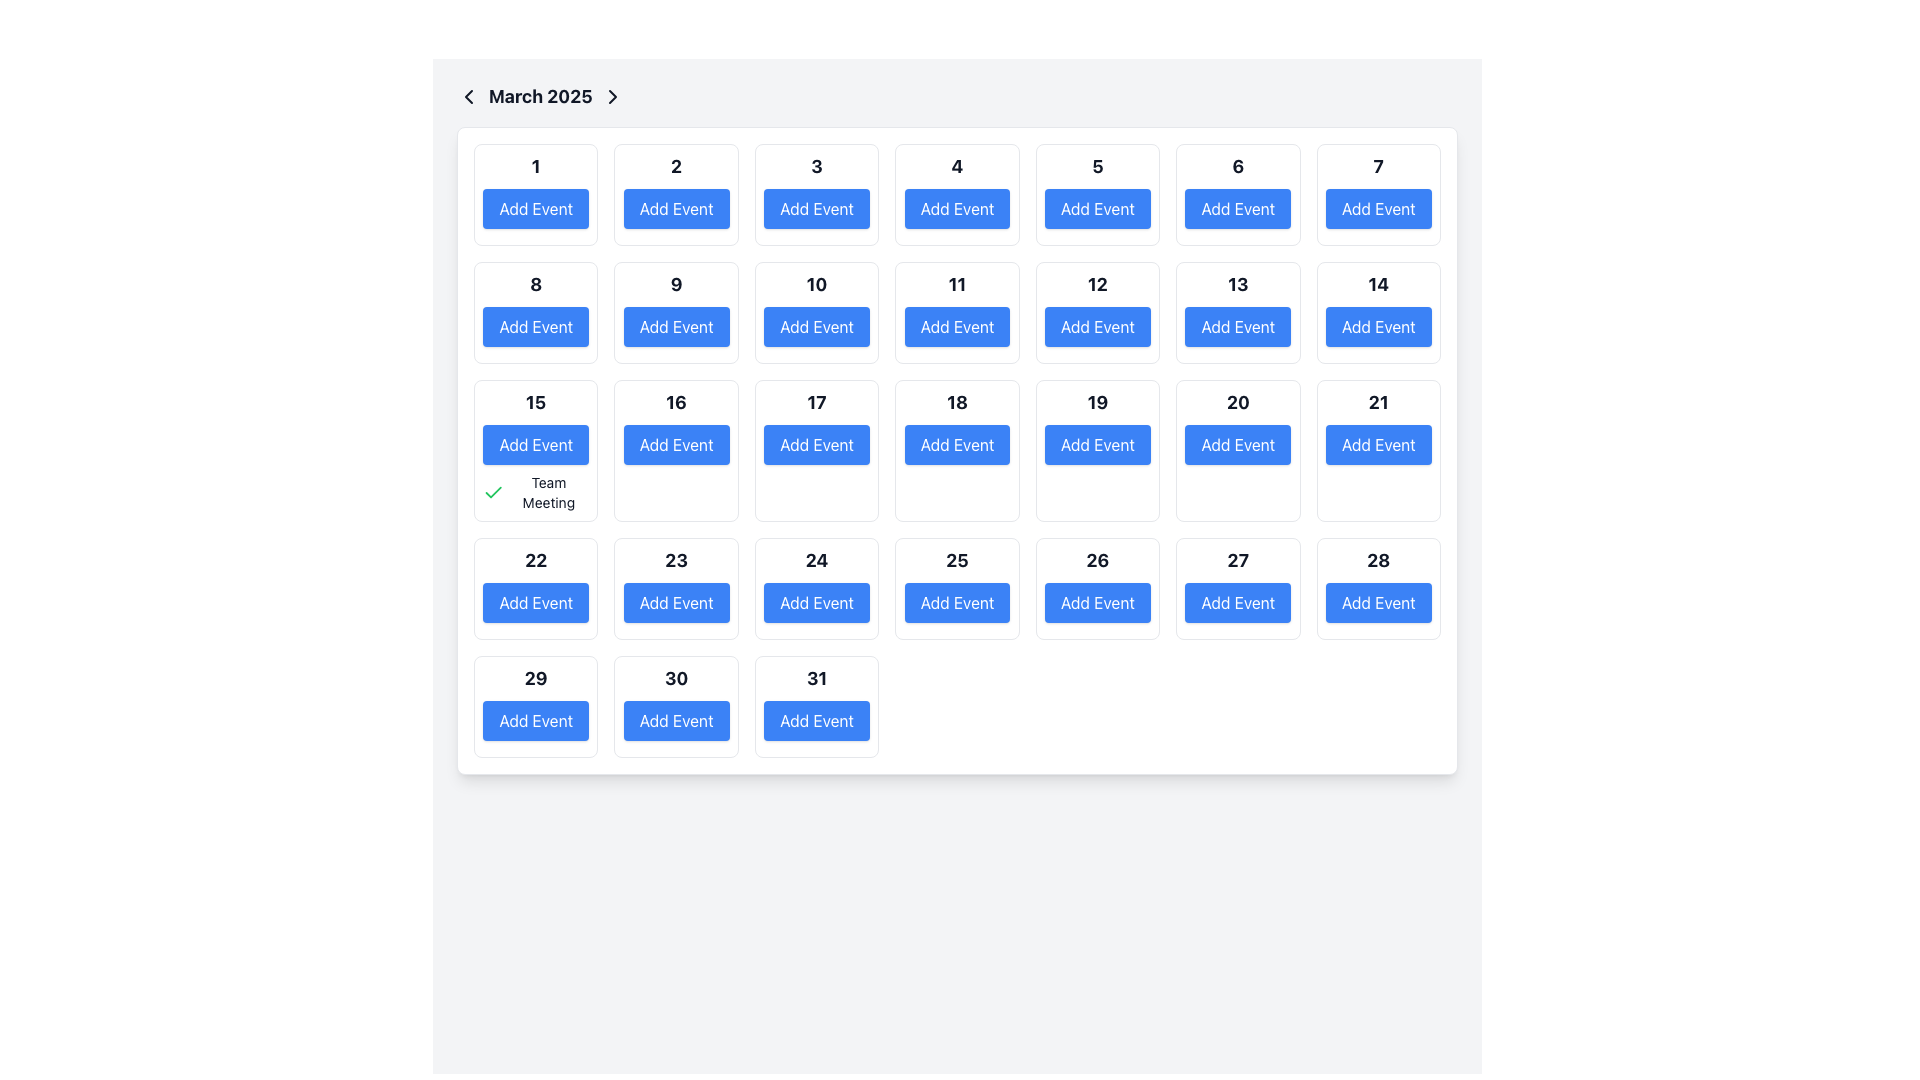  Describe the element at coordinates (536, 560) in the screenshot. I see `the bold, large-sized numeric text displaying '22' located in the upper segment of the calendar cell for the date '22', positioned above the blue 'Add Event' button` at that location.